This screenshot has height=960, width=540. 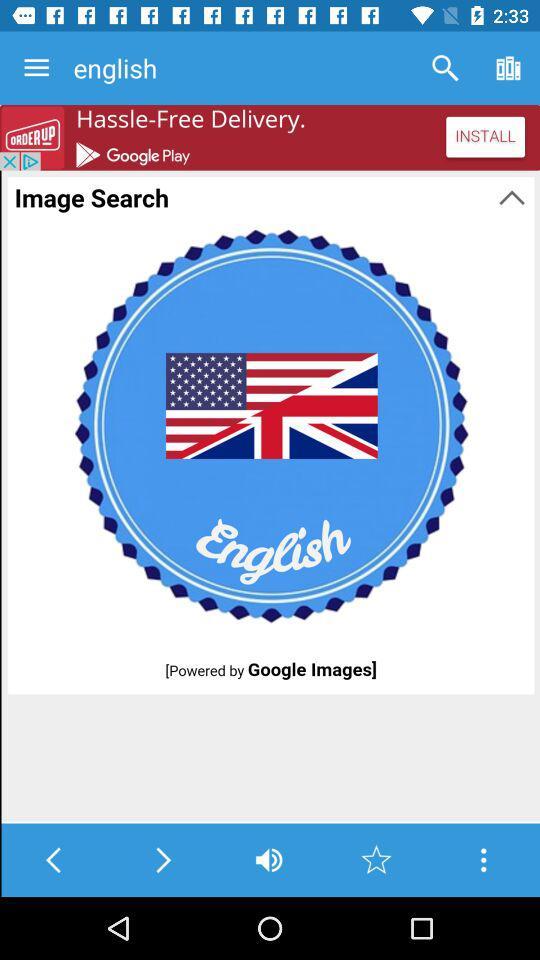 I want to click on interact with advertisement, so click(x=270, y=136).